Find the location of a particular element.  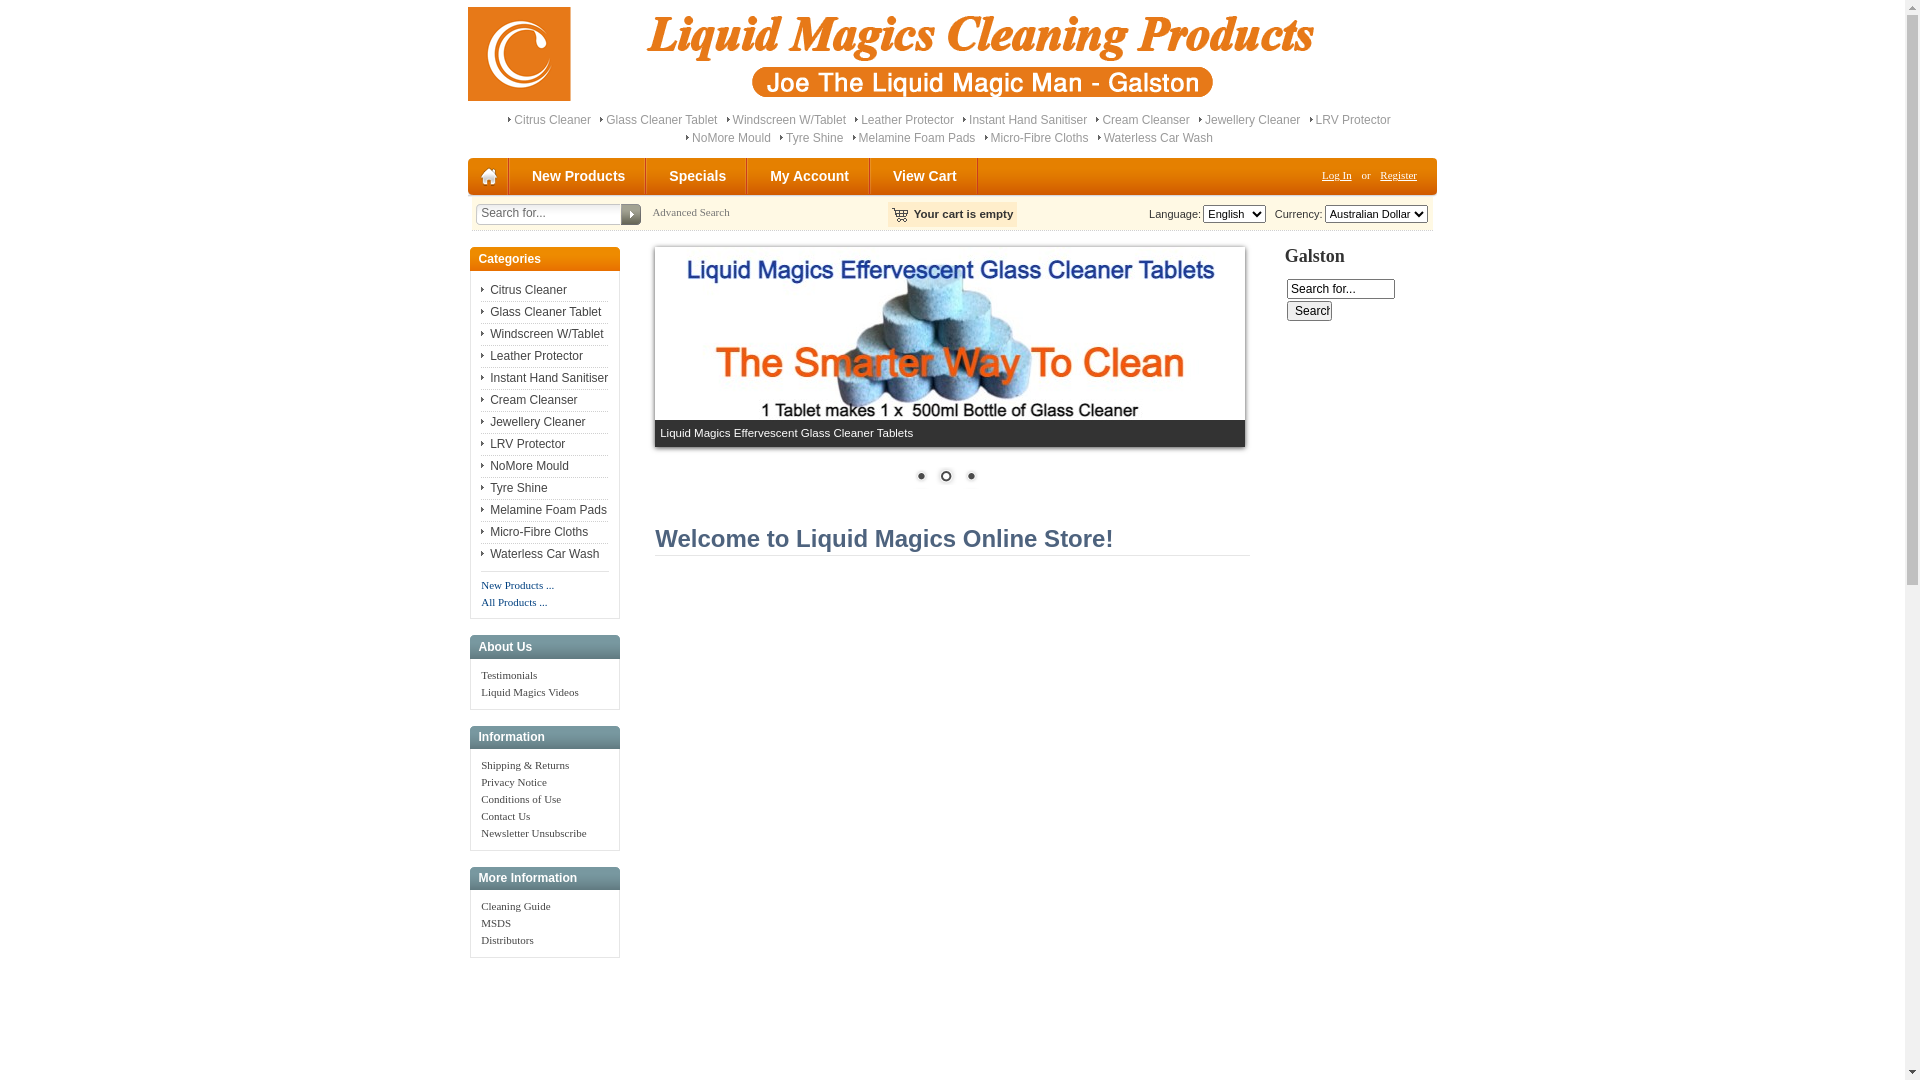

'NoMore Mould' is located at coordinates (524, 466).